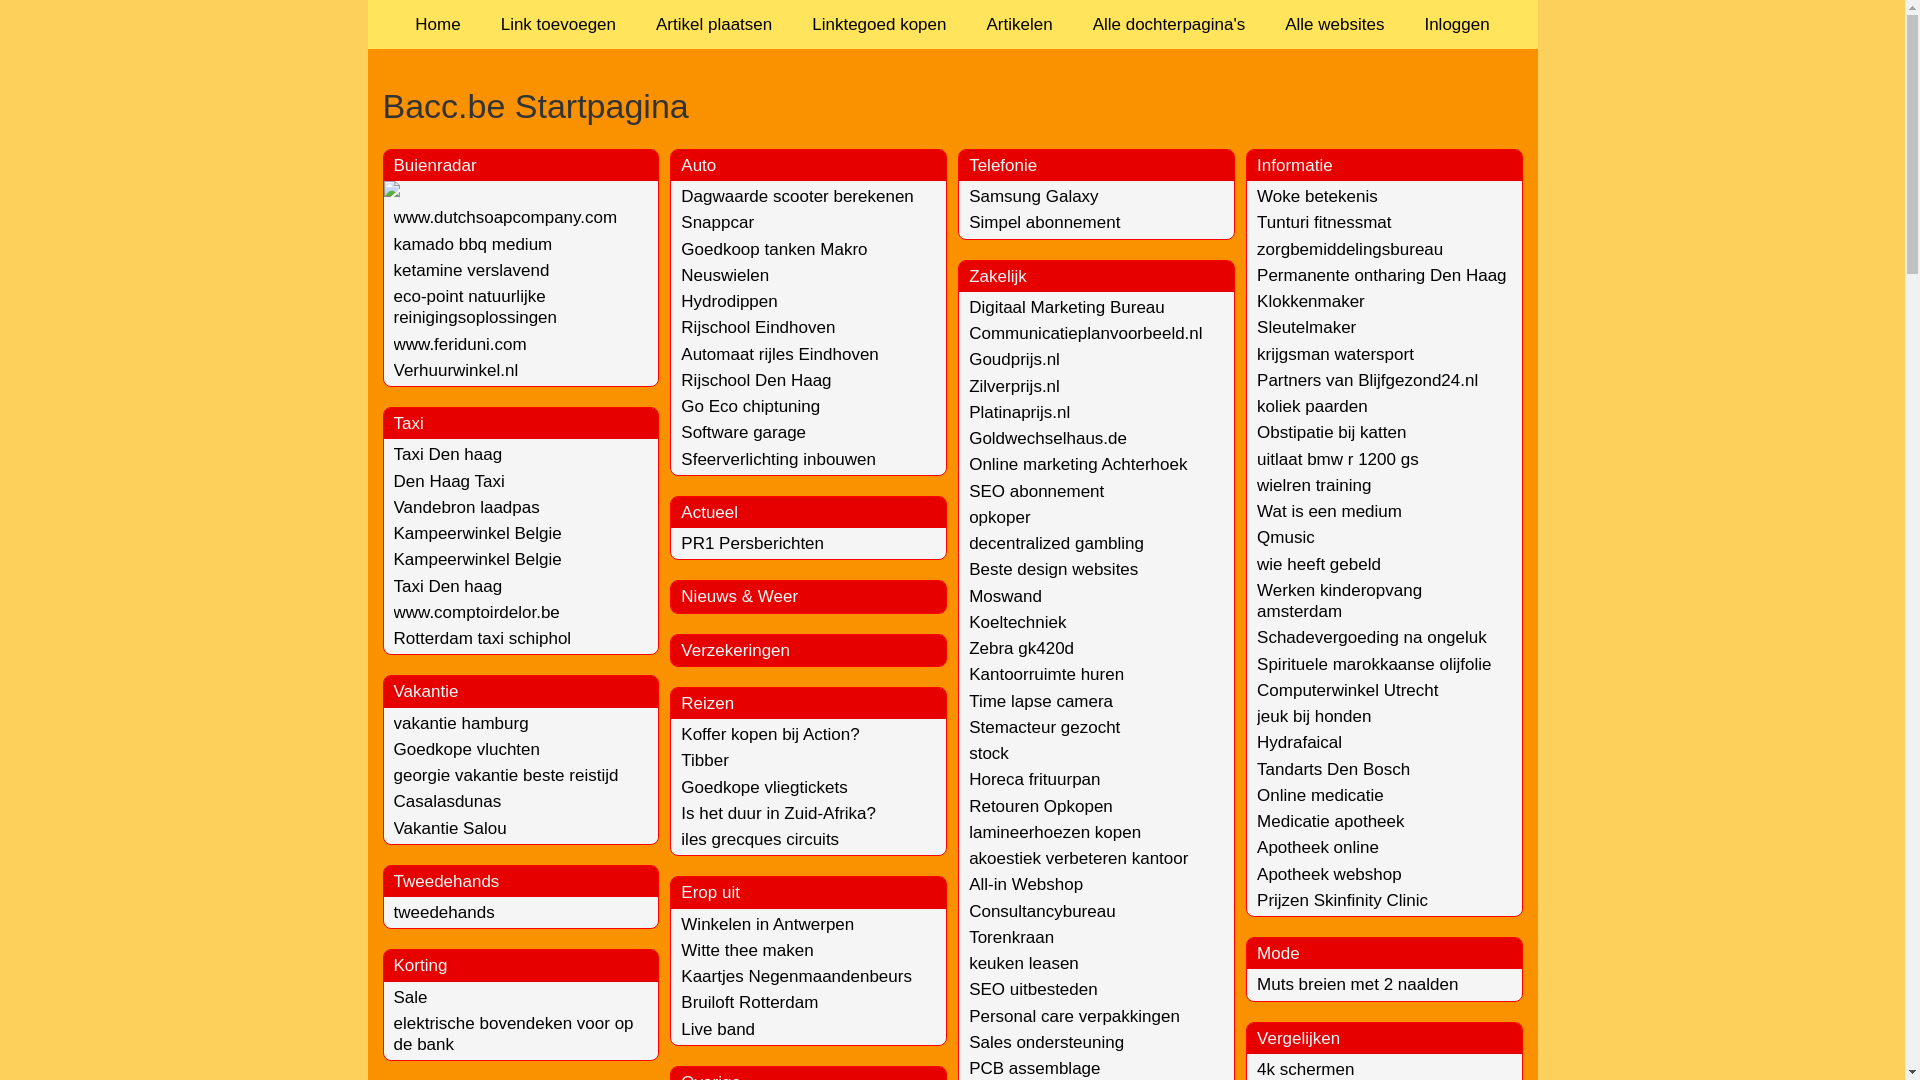 The height and width of the screenshot is (1080, 1920). I want to click on 'Klokkenmaker', so click(1310, 301).